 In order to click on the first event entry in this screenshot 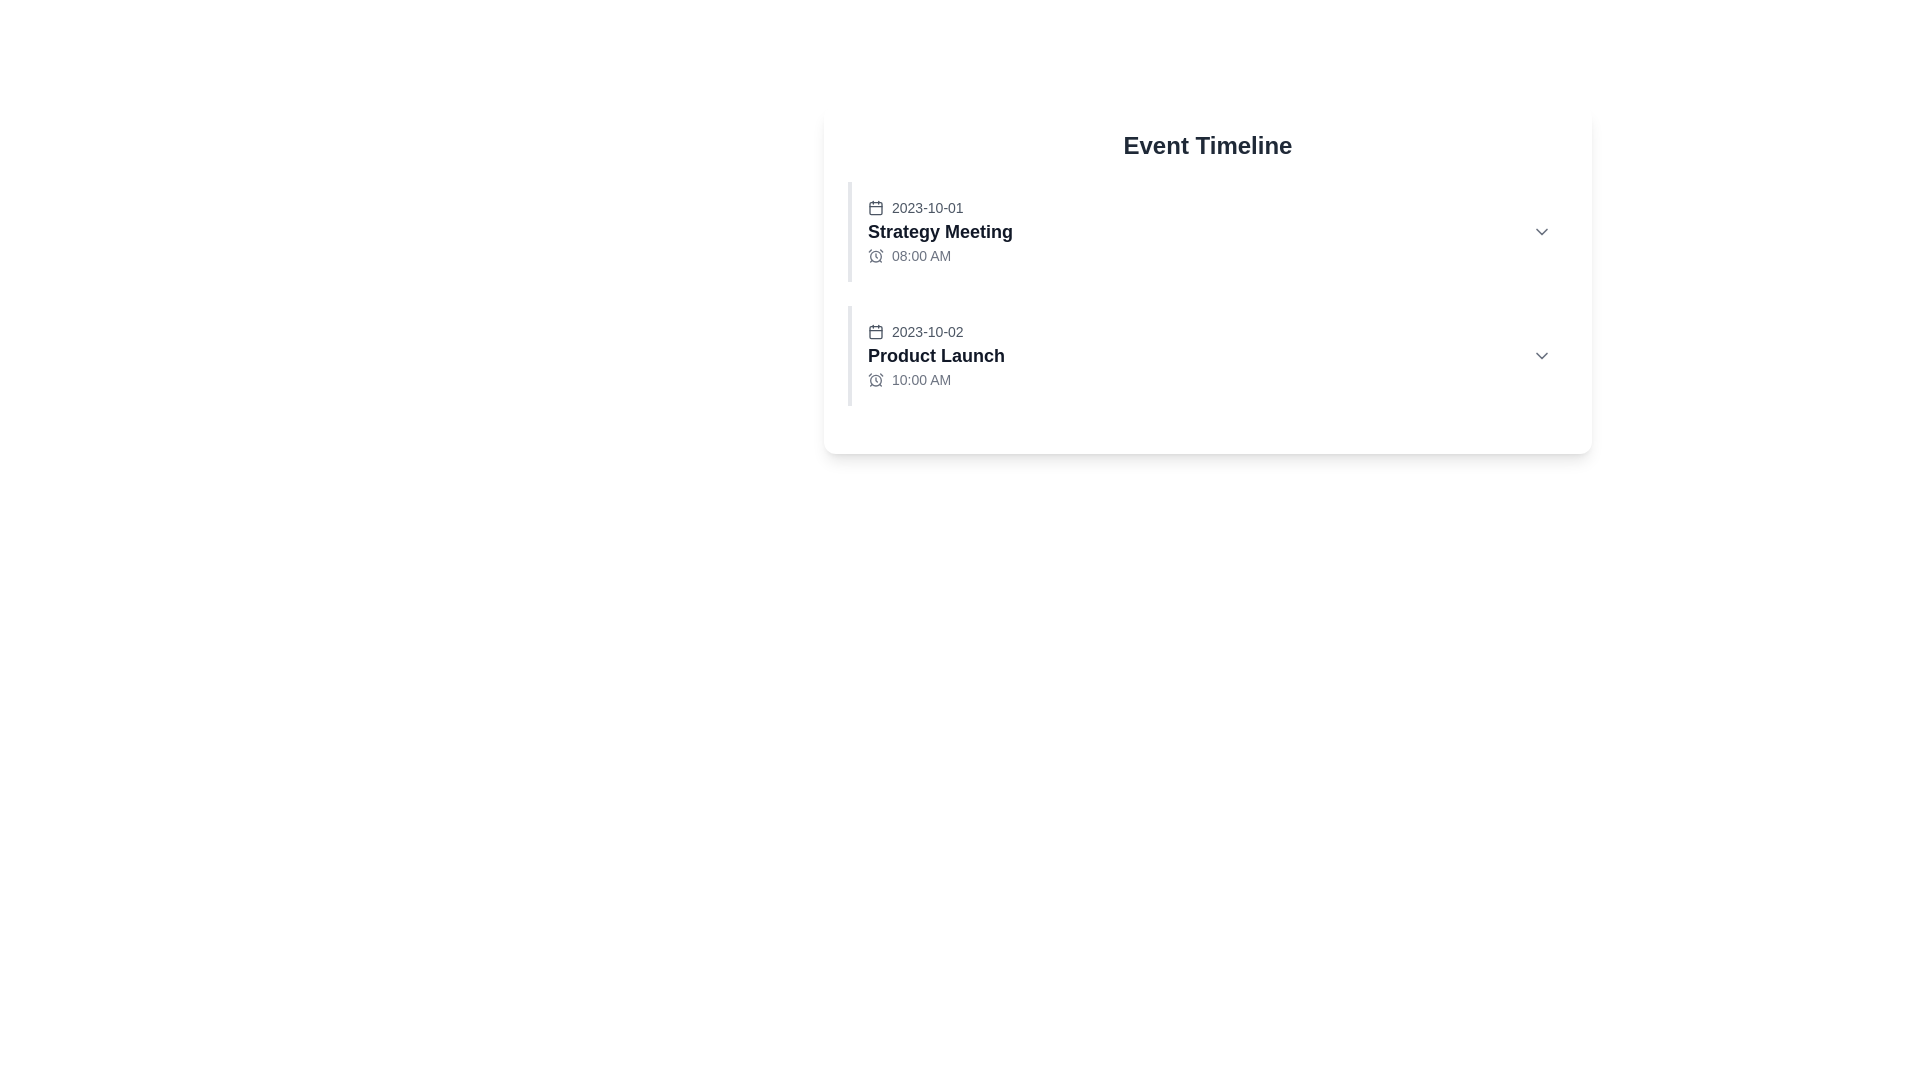, I will do `click(939, 230)`.